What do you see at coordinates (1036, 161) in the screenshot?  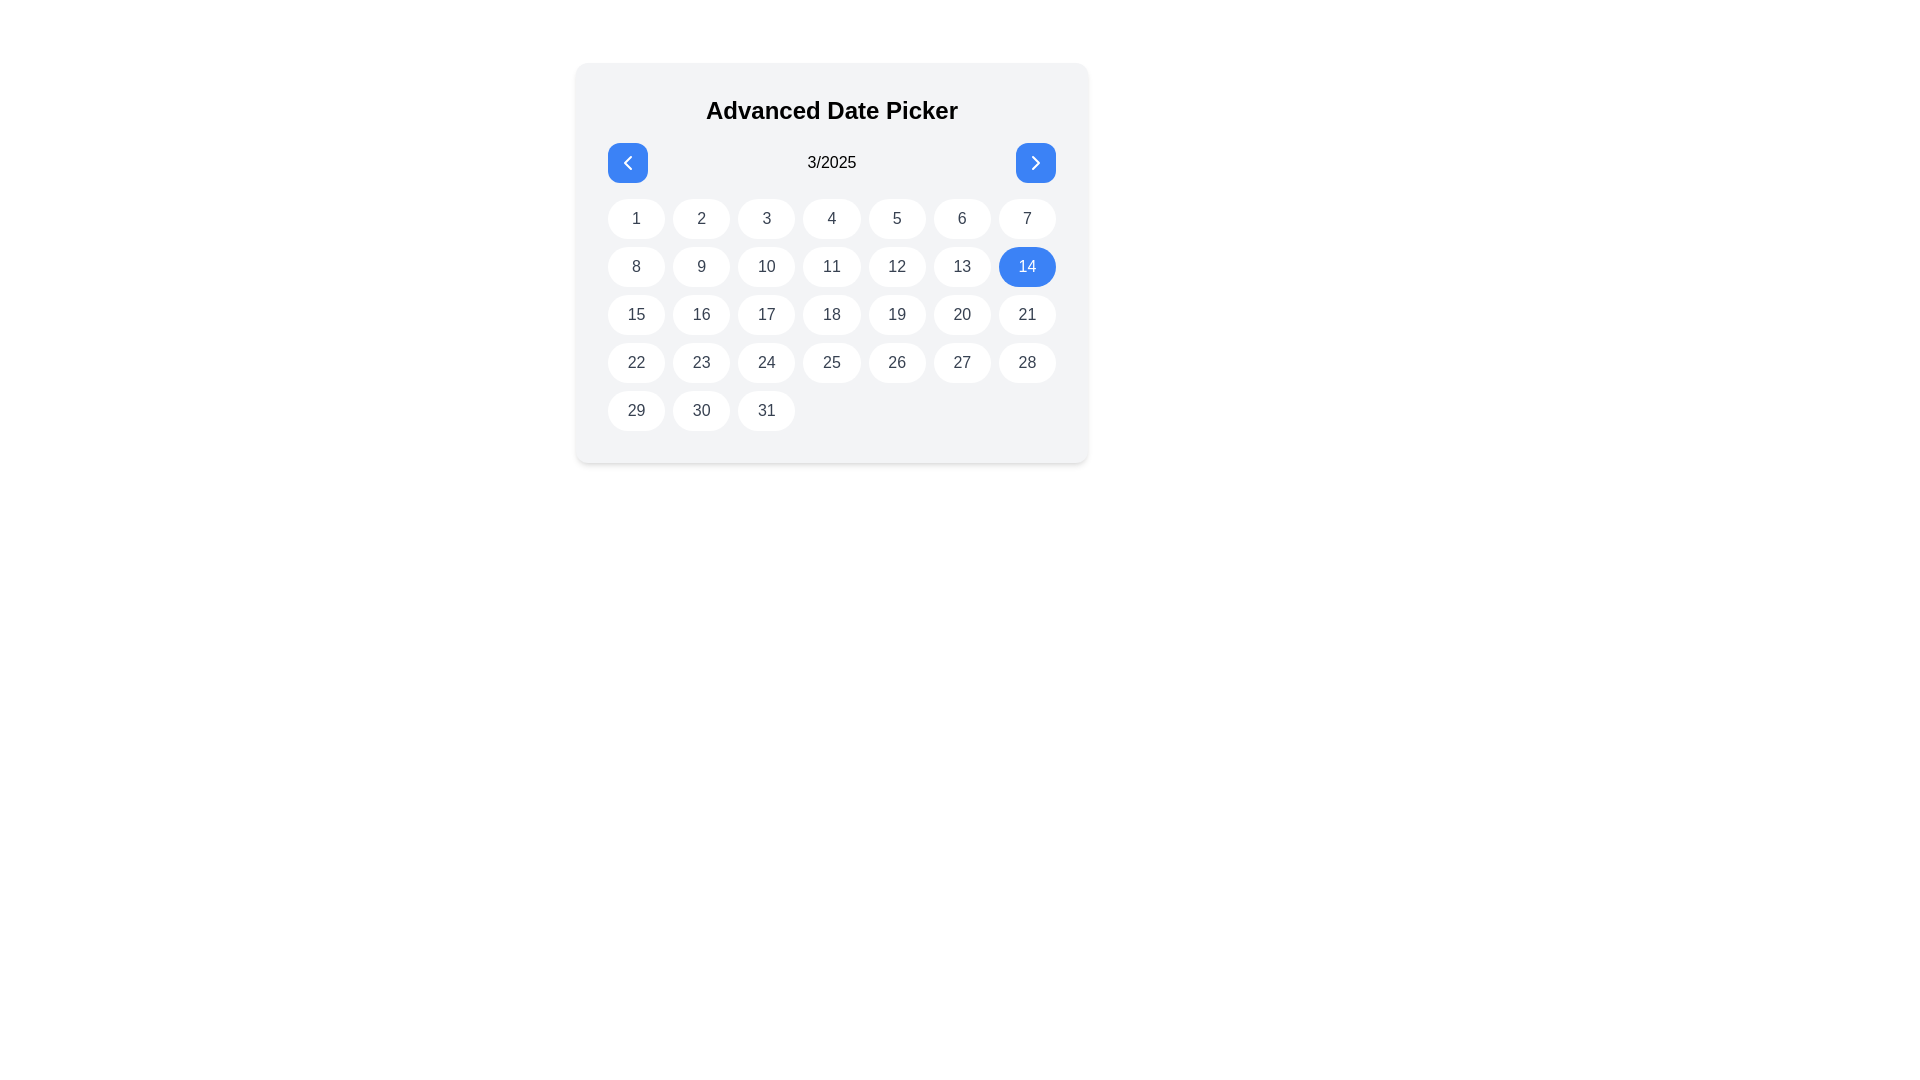 I see `the right navigation button icon within the calendar interface to advance months` at bounding box center [1036, 161].